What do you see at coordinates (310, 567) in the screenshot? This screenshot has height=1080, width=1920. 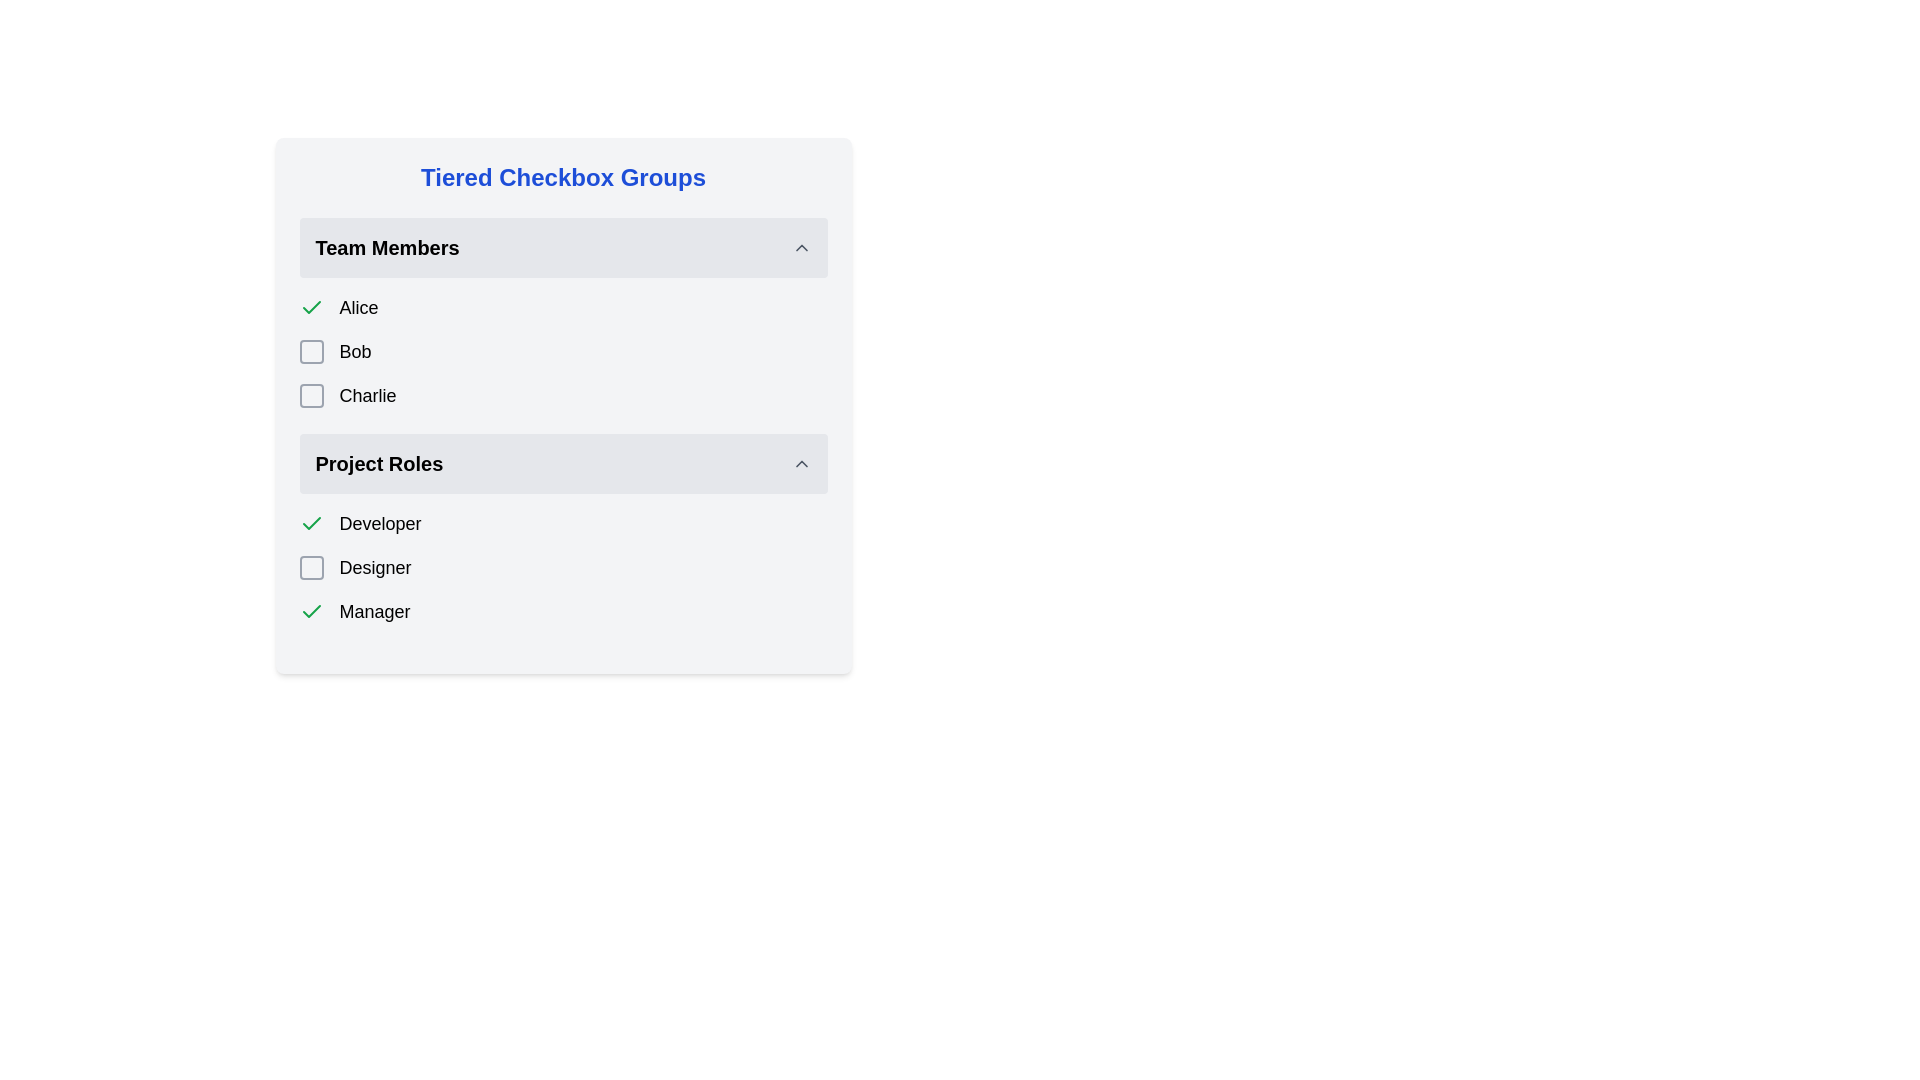 I see `the empty checkbox with a gray outline and rounded corners located to the left of the 'Designer' label under the 'Project Roles' heading` at bounding box center [310, 567].